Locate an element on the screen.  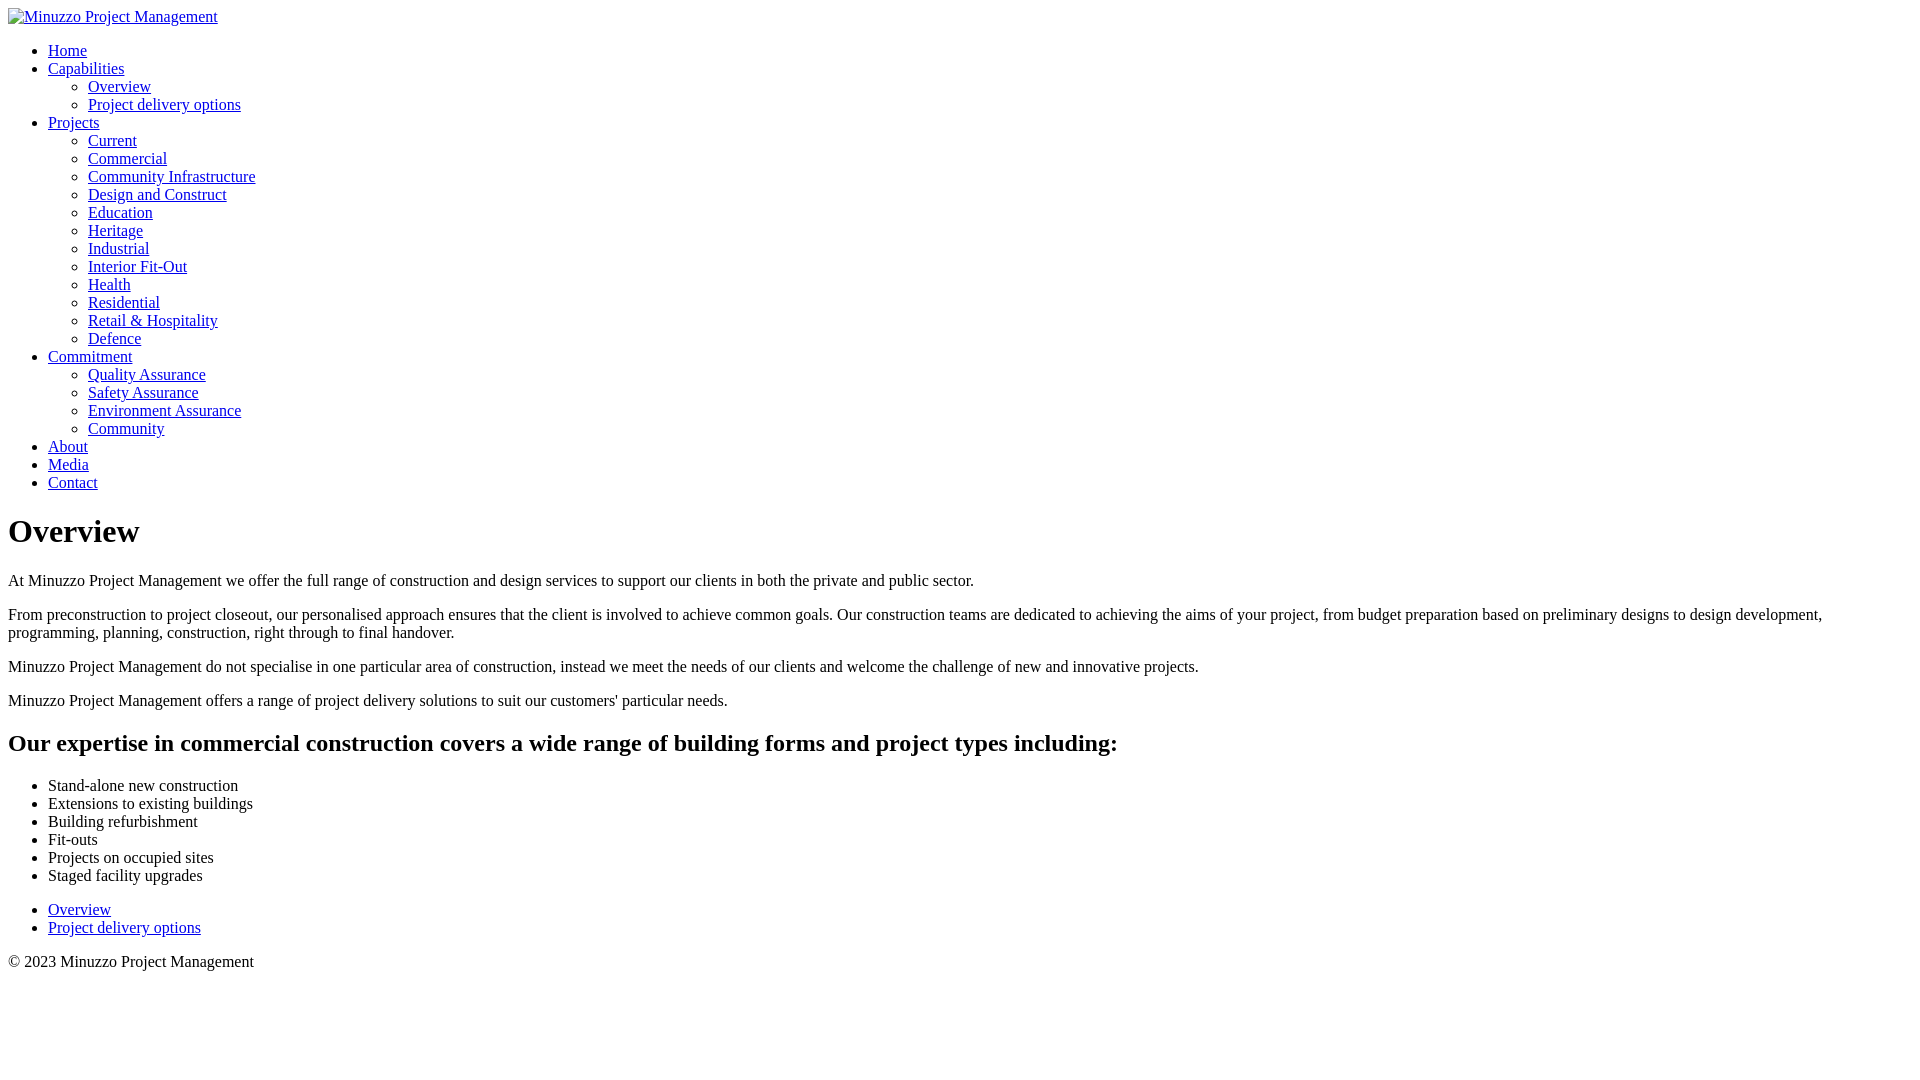
'Community' is located at coordinates (124, 427).